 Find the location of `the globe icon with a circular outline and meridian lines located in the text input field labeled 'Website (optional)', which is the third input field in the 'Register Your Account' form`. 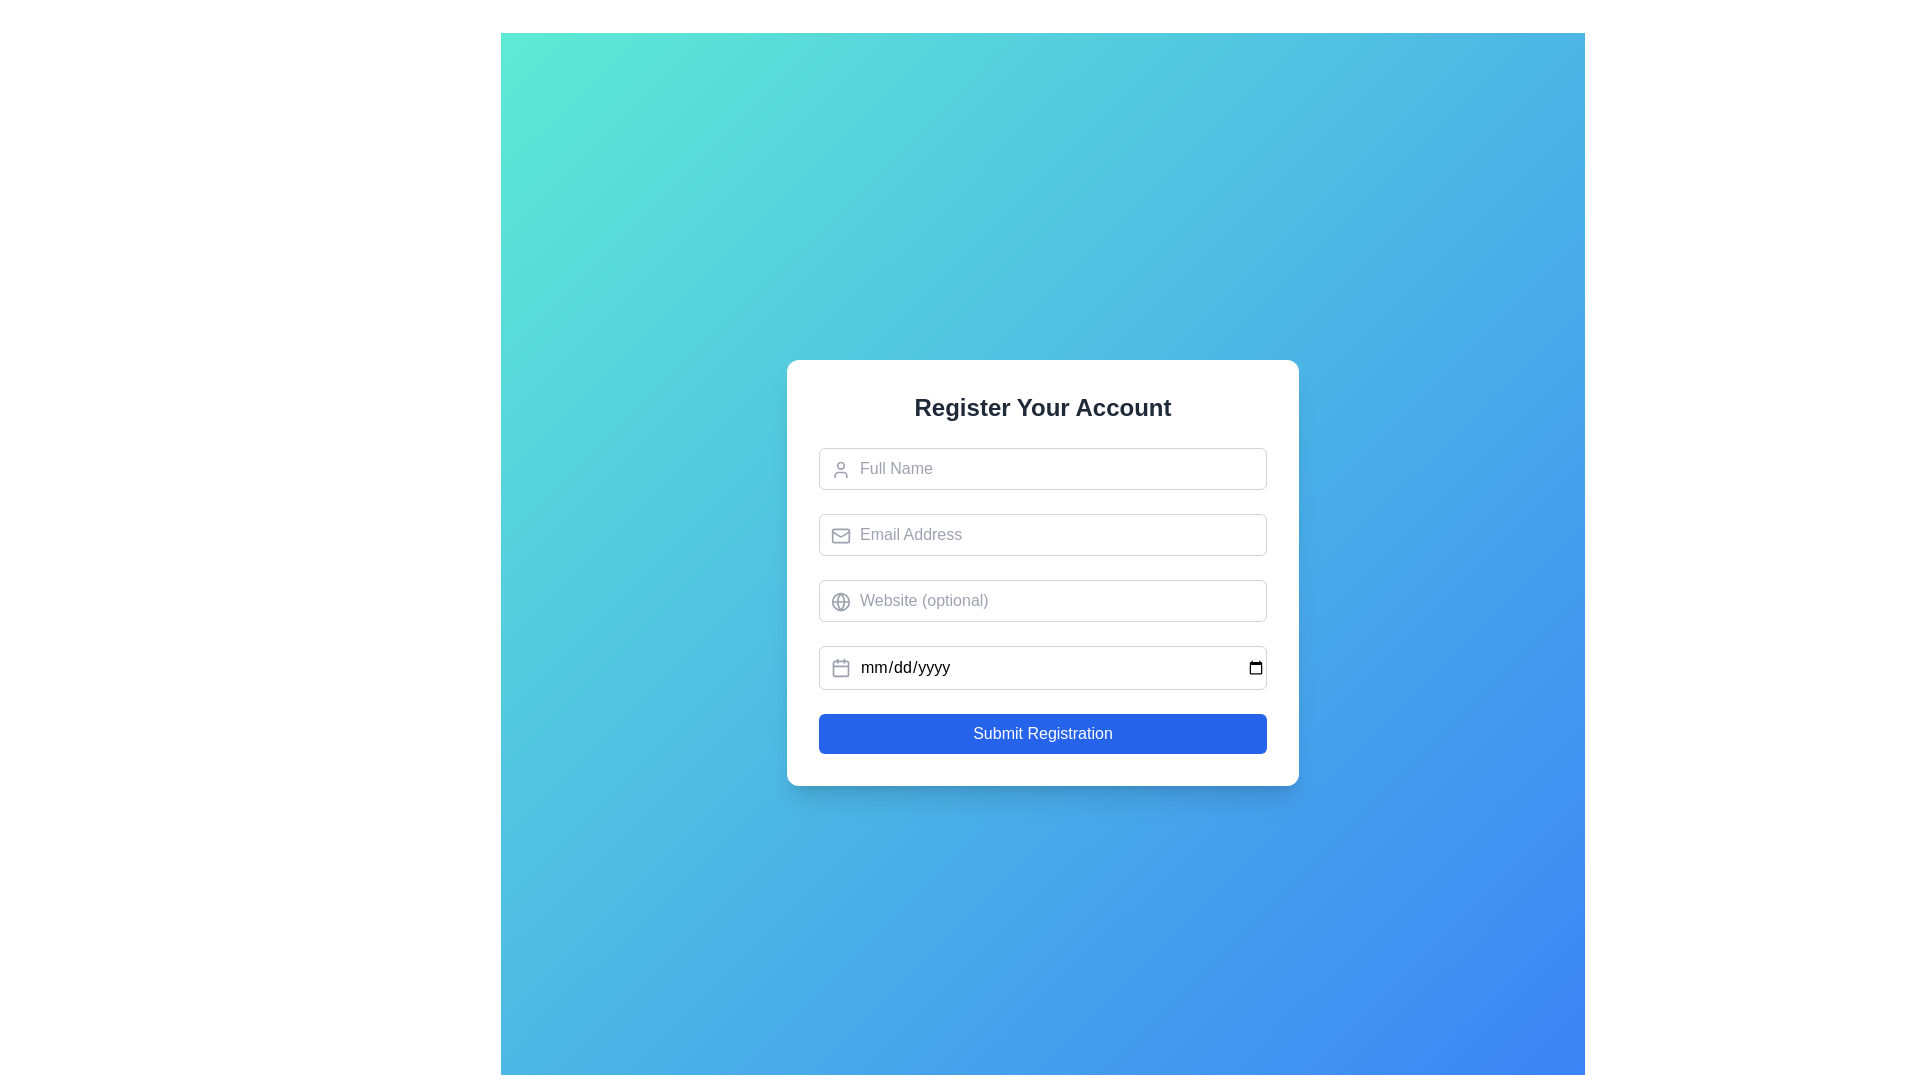

the globe icon with a circular outline and meridian lines located in the text input field labeled 'Website (optional)', which is the third input field in the 'Register Your Account' form is located at coordinates (840, 600).